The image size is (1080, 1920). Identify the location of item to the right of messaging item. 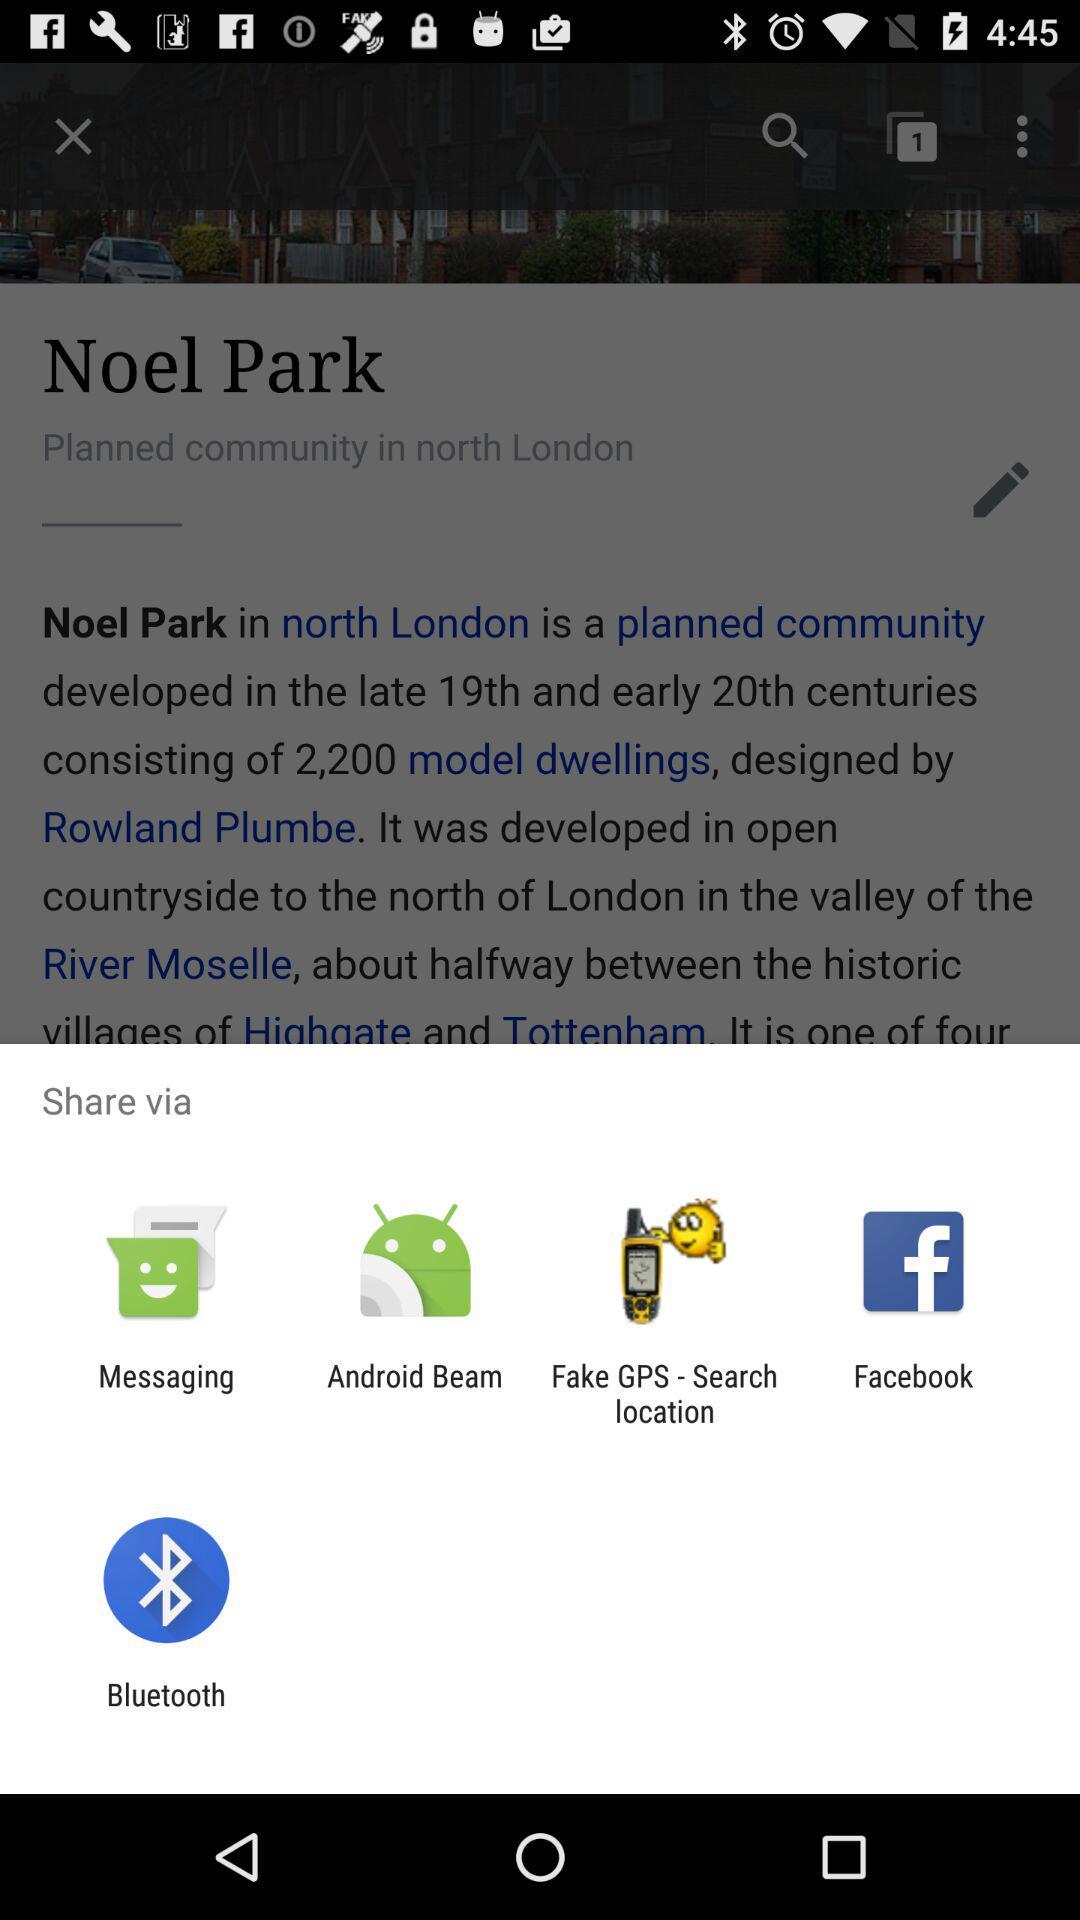
(414, 1392).